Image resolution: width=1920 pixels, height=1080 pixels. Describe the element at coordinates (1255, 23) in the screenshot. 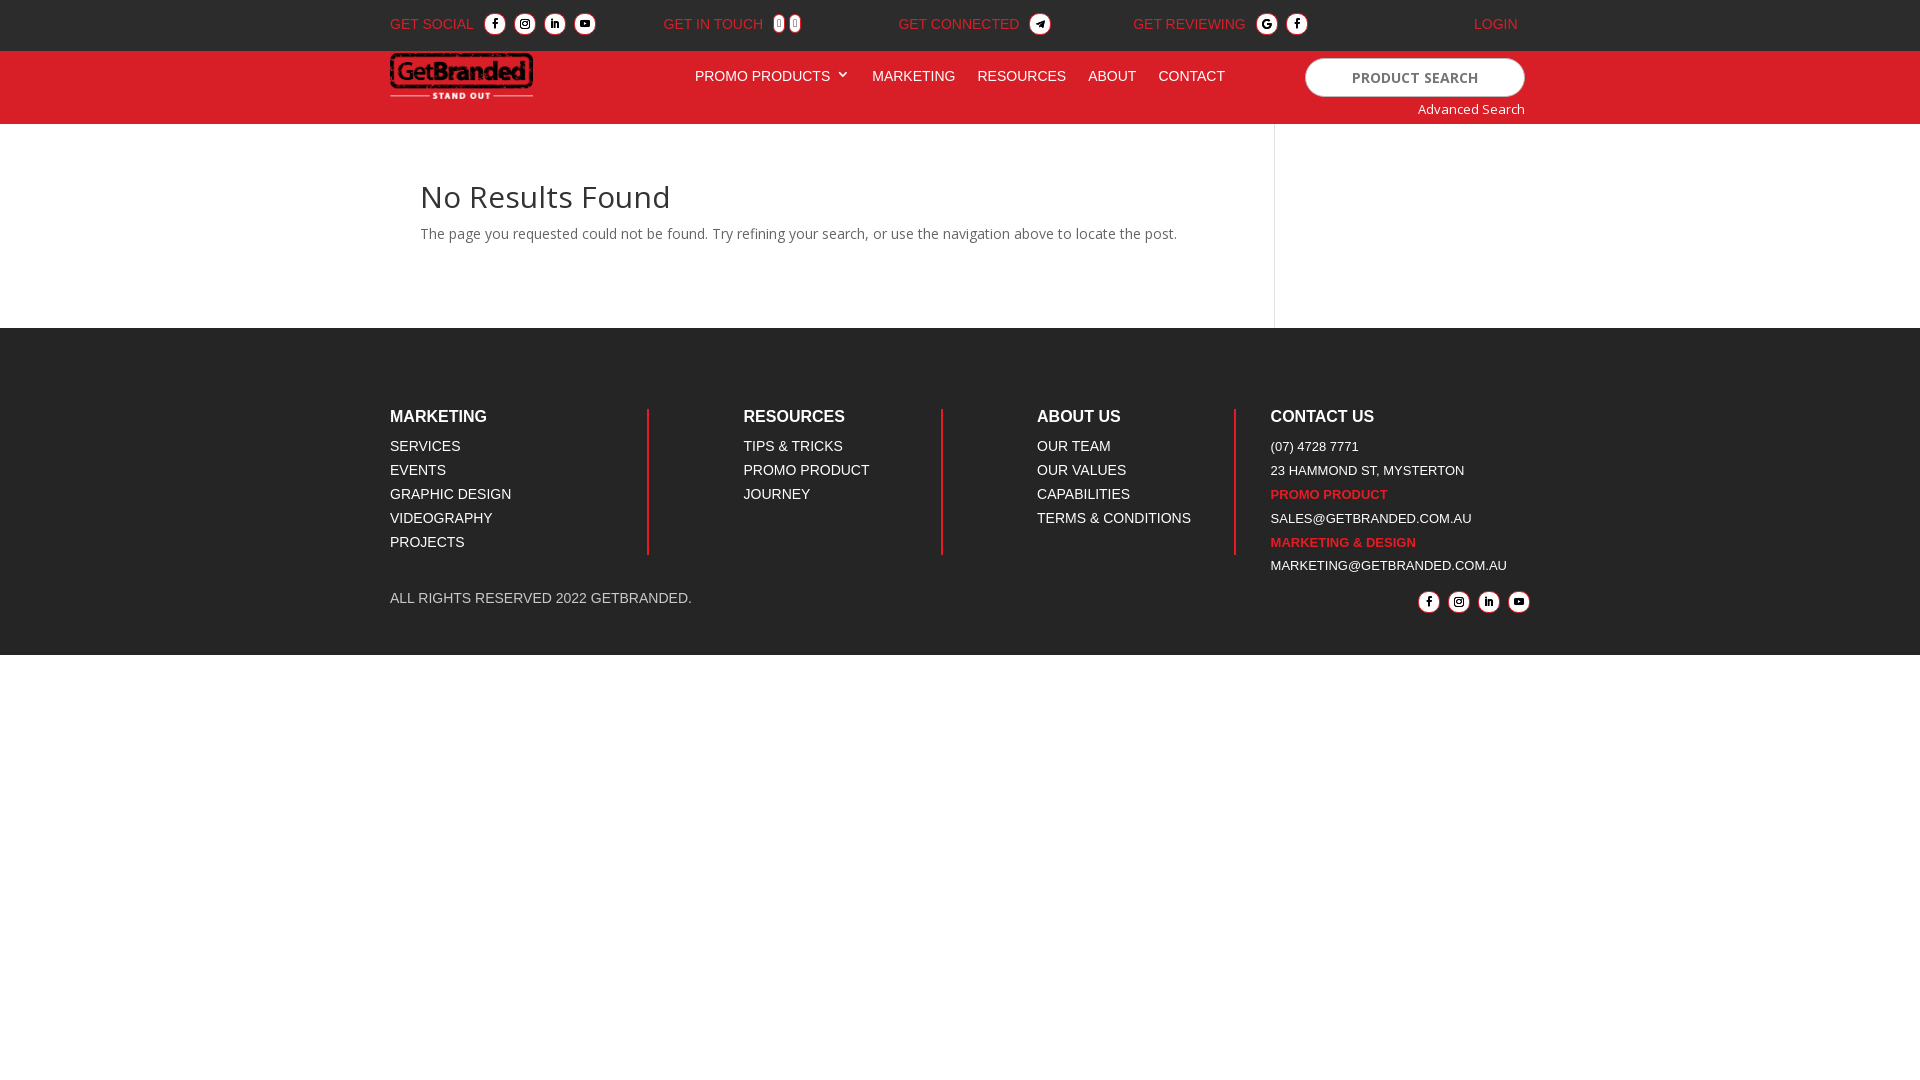

I see `'Follow on Google'` at that location.